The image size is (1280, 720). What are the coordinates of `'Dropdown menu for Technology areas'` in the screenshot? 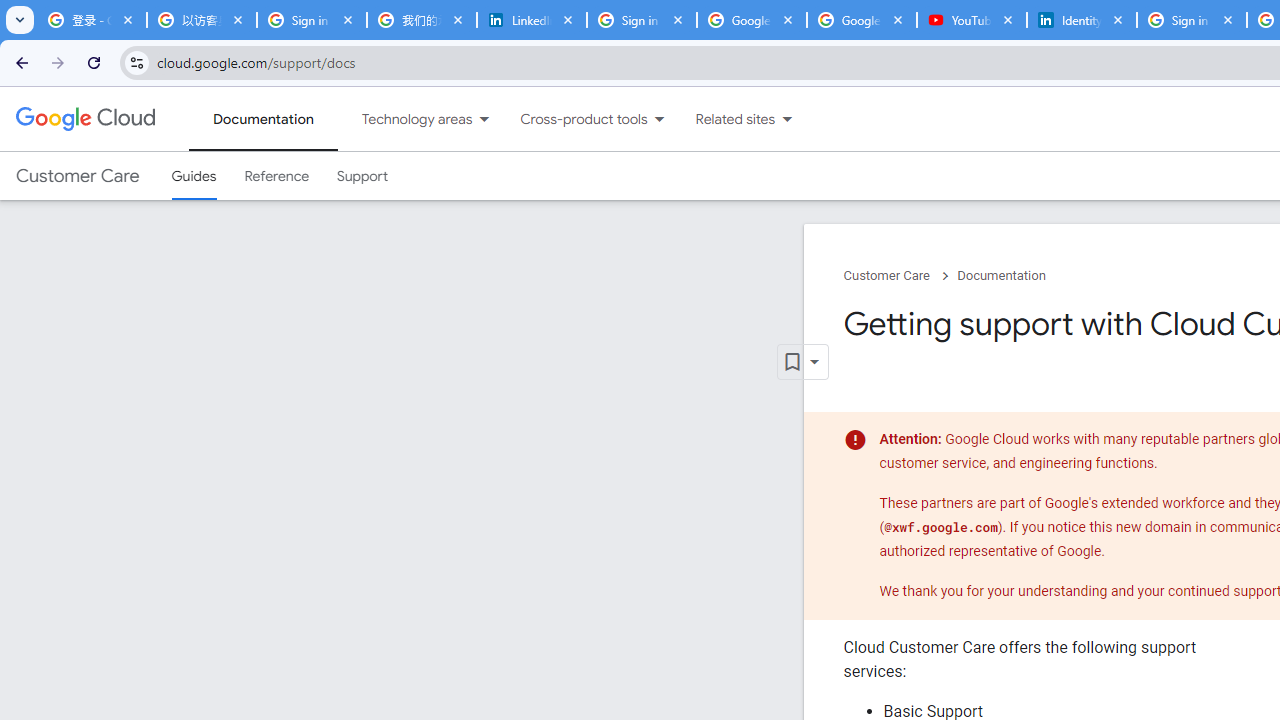 It's located at (484, 119).